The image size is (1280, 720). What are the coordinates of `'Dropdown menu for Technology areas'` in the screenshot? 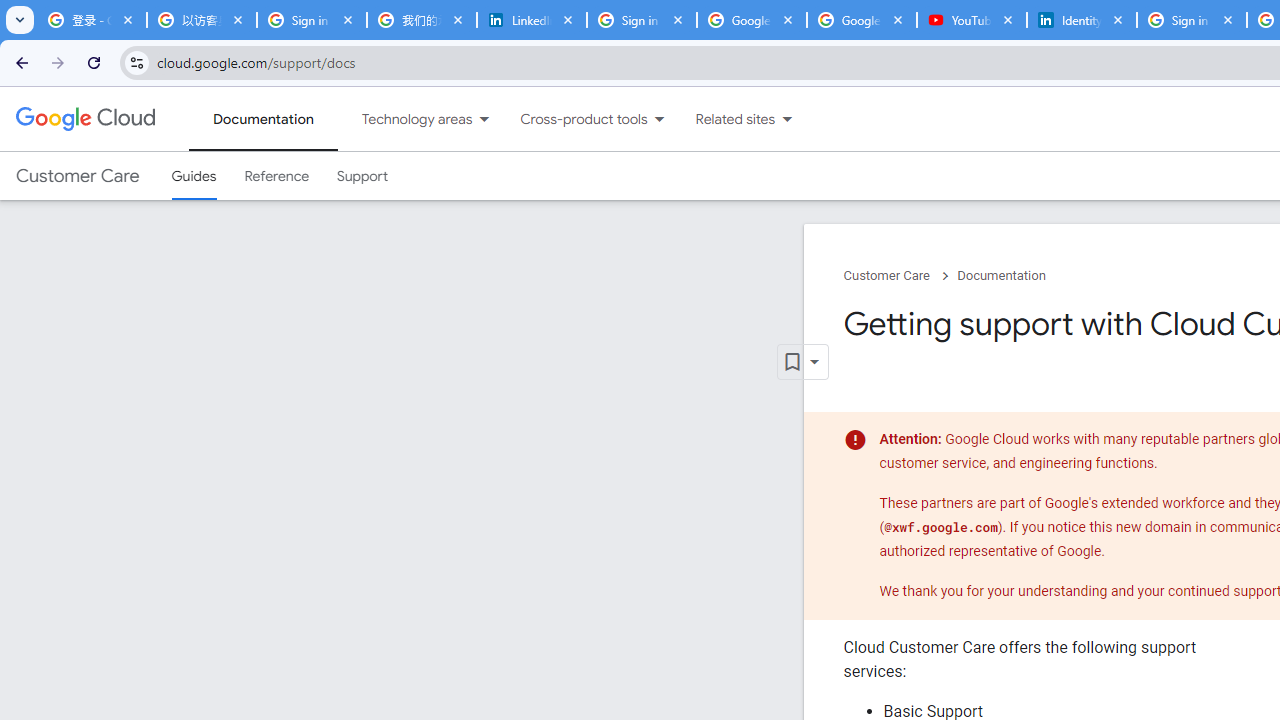 It's located at (484, 119).